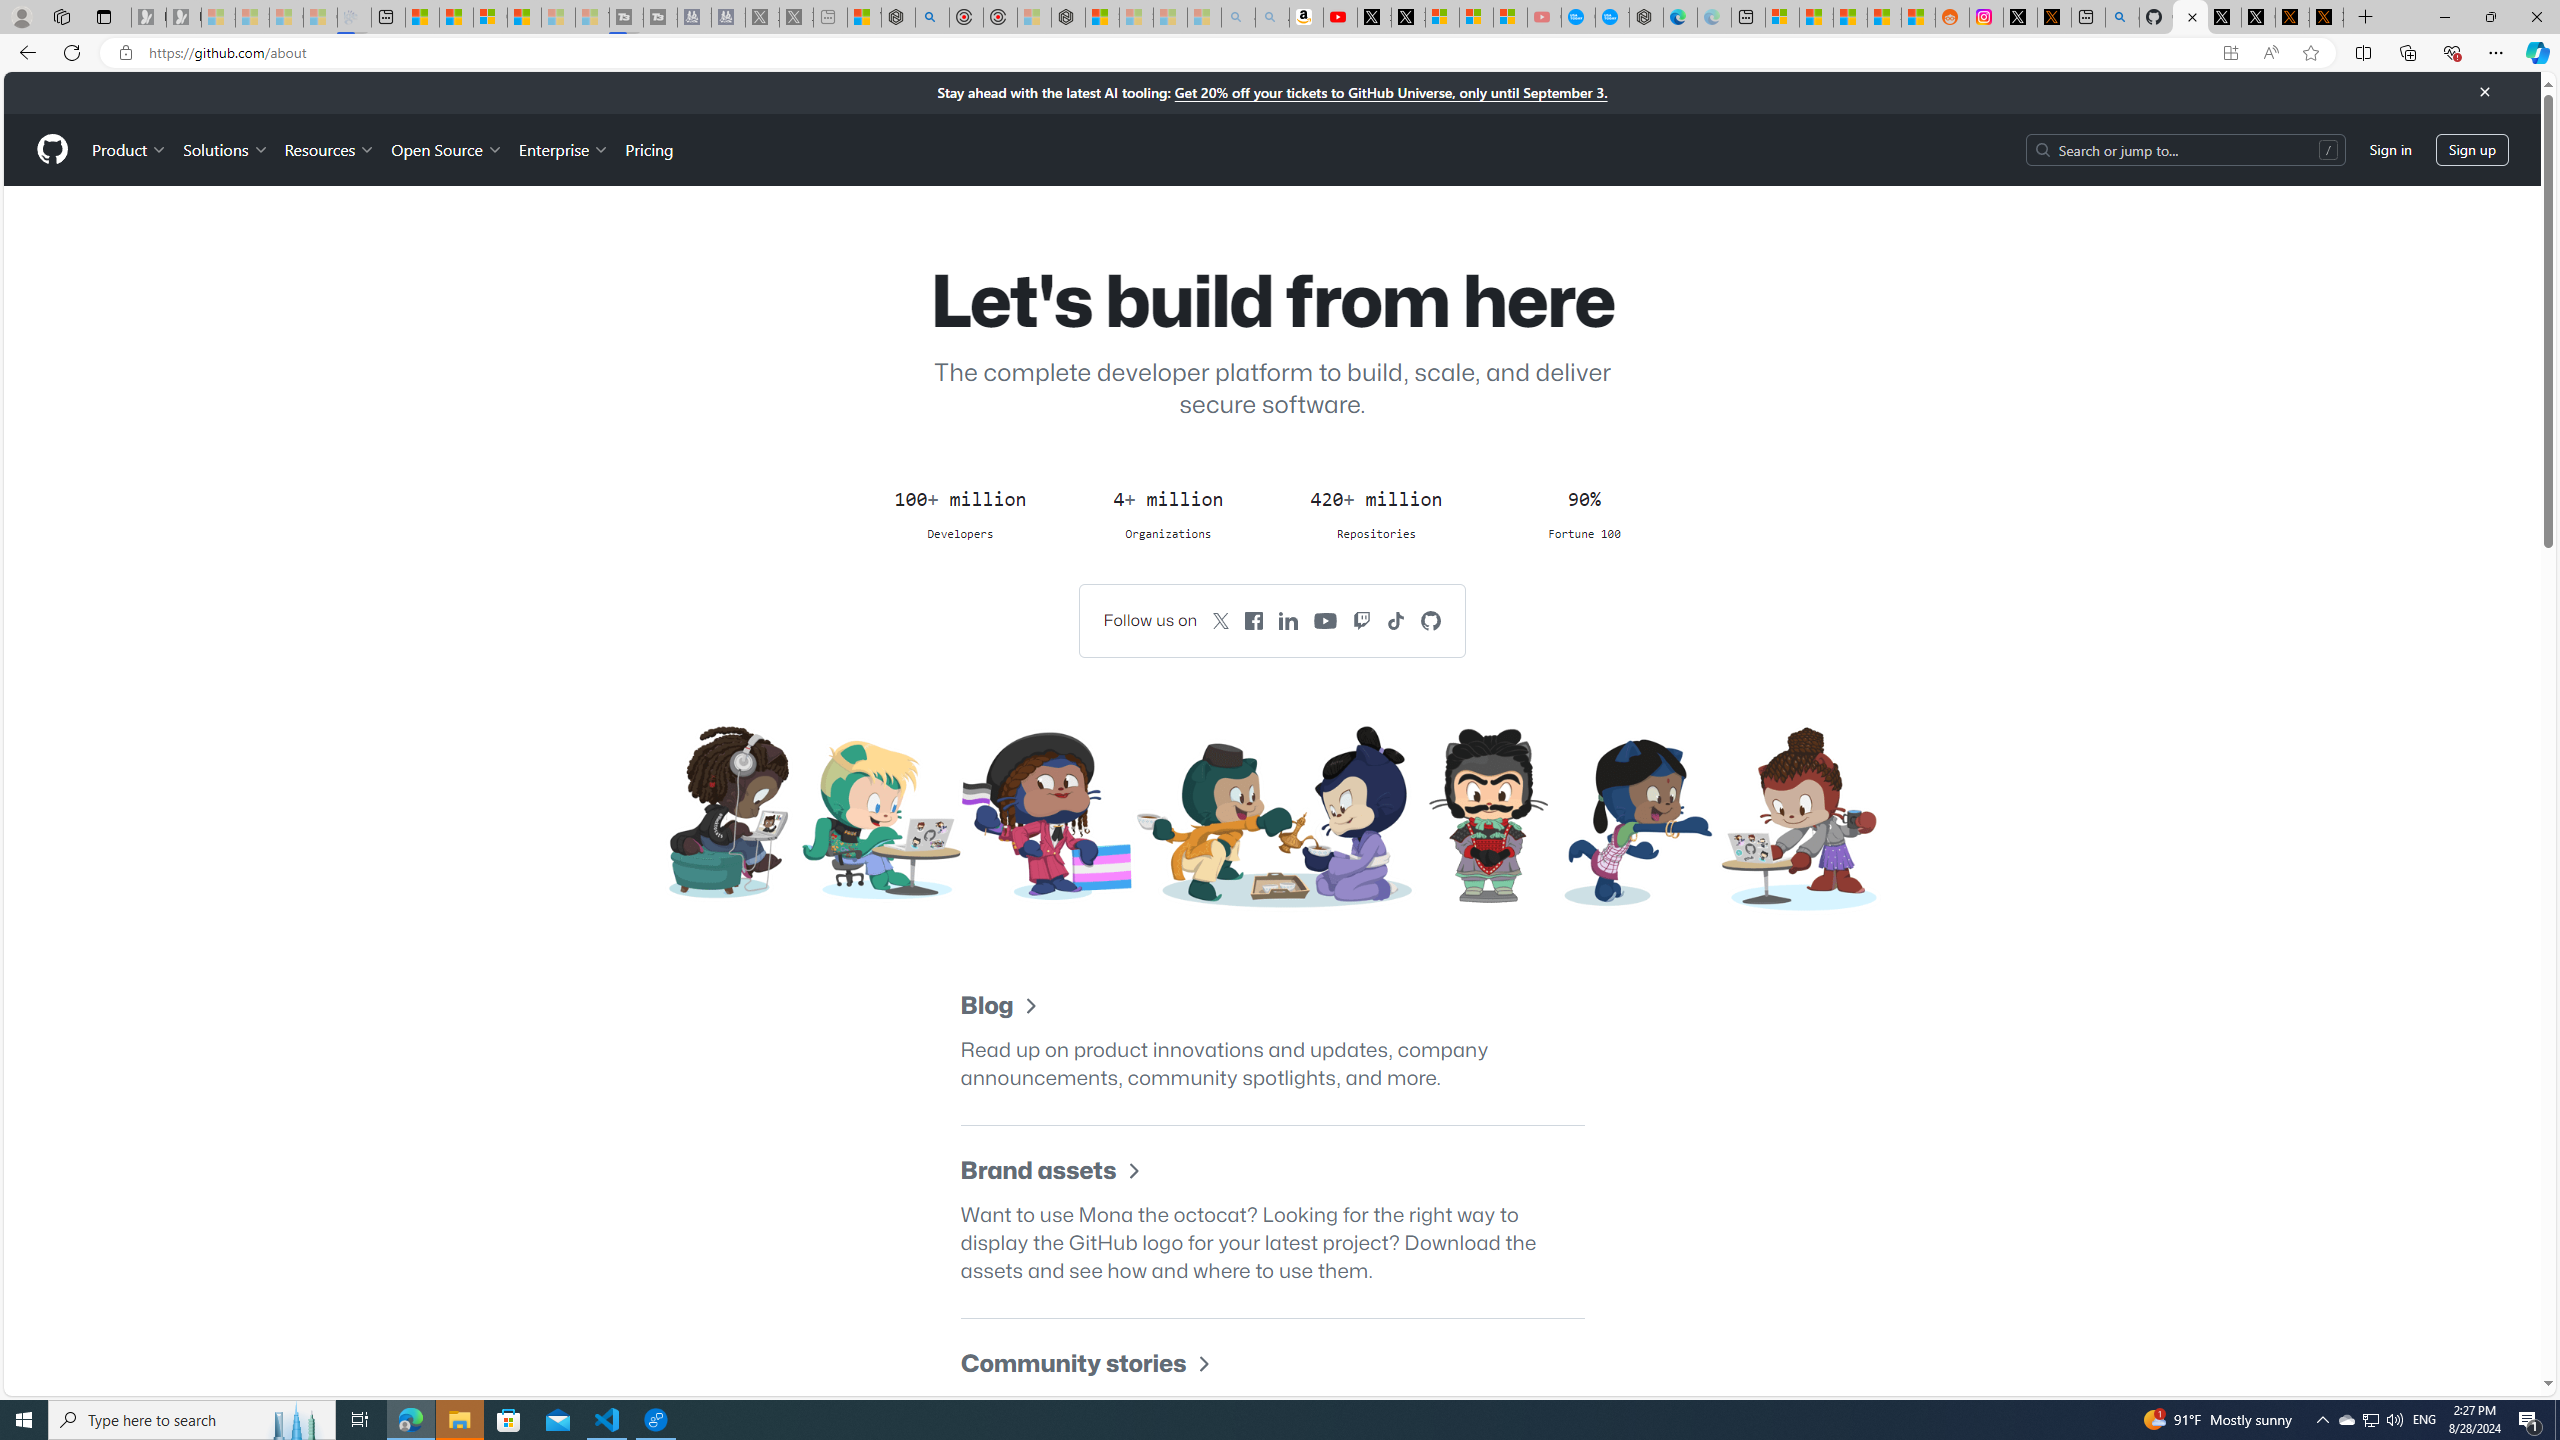 The height and width of the screenshot is (1440, 2560). What do you see at coordinates (130, 149) in the screenshot?
I see `'Product'` at bounding box center [130, 149].